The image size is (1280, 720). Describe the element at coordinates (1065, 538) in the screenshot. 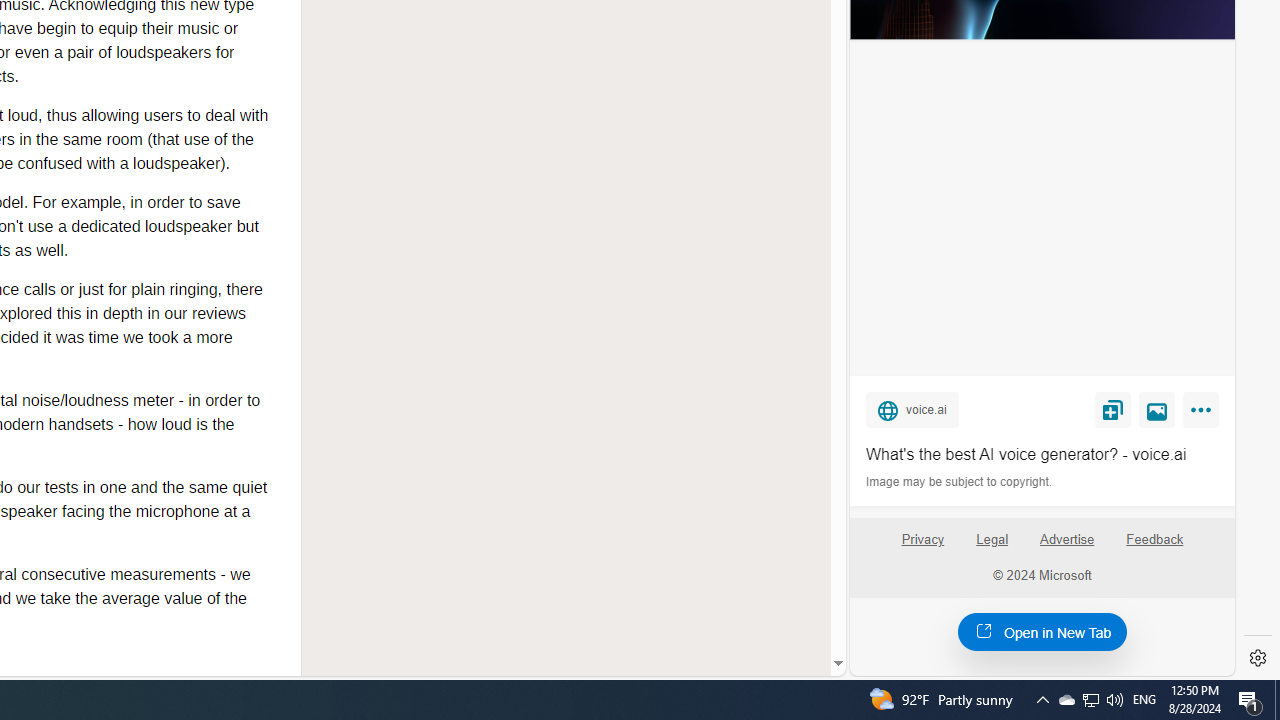

I see `'Advertise'` at that location.